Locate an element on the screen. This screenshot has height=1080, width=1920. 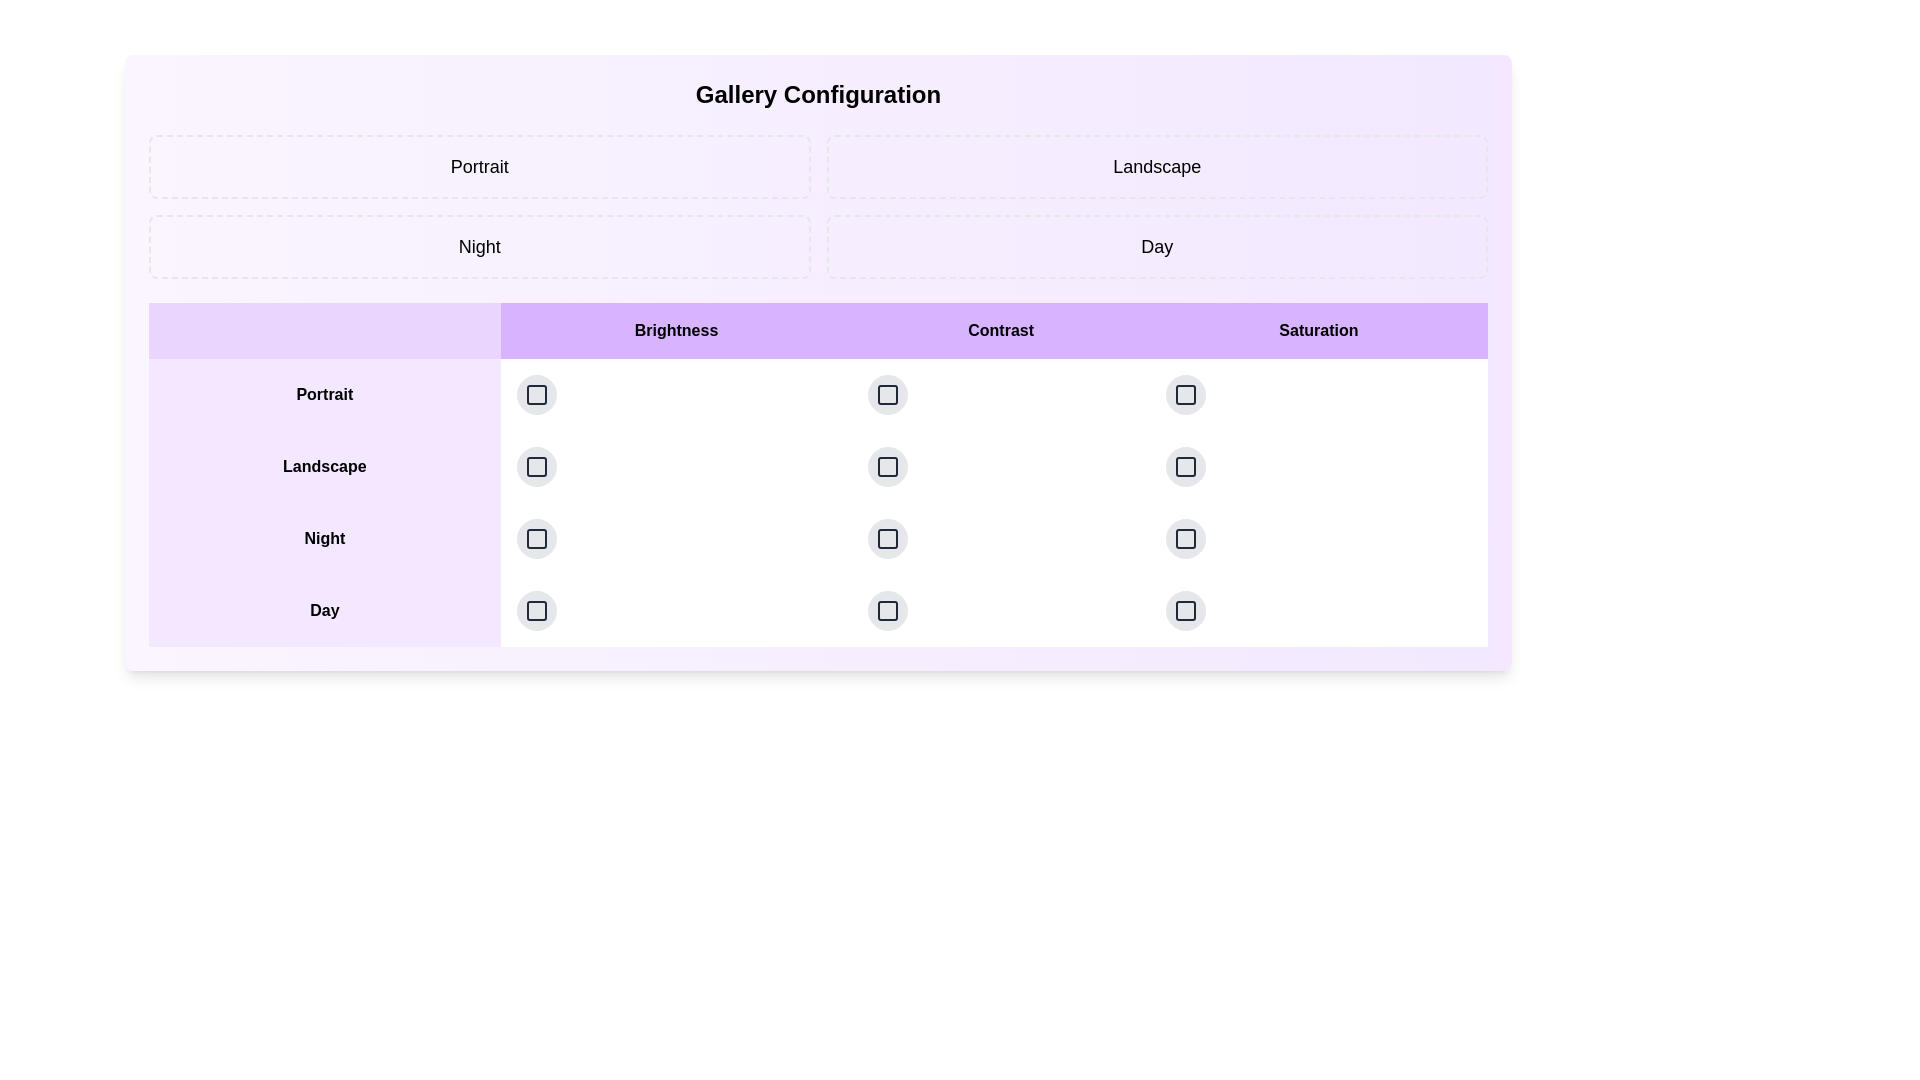
the icon located at the intersection of the 'Saturation' column and the 'Contrast' row is located at coordinates (1185, 394).